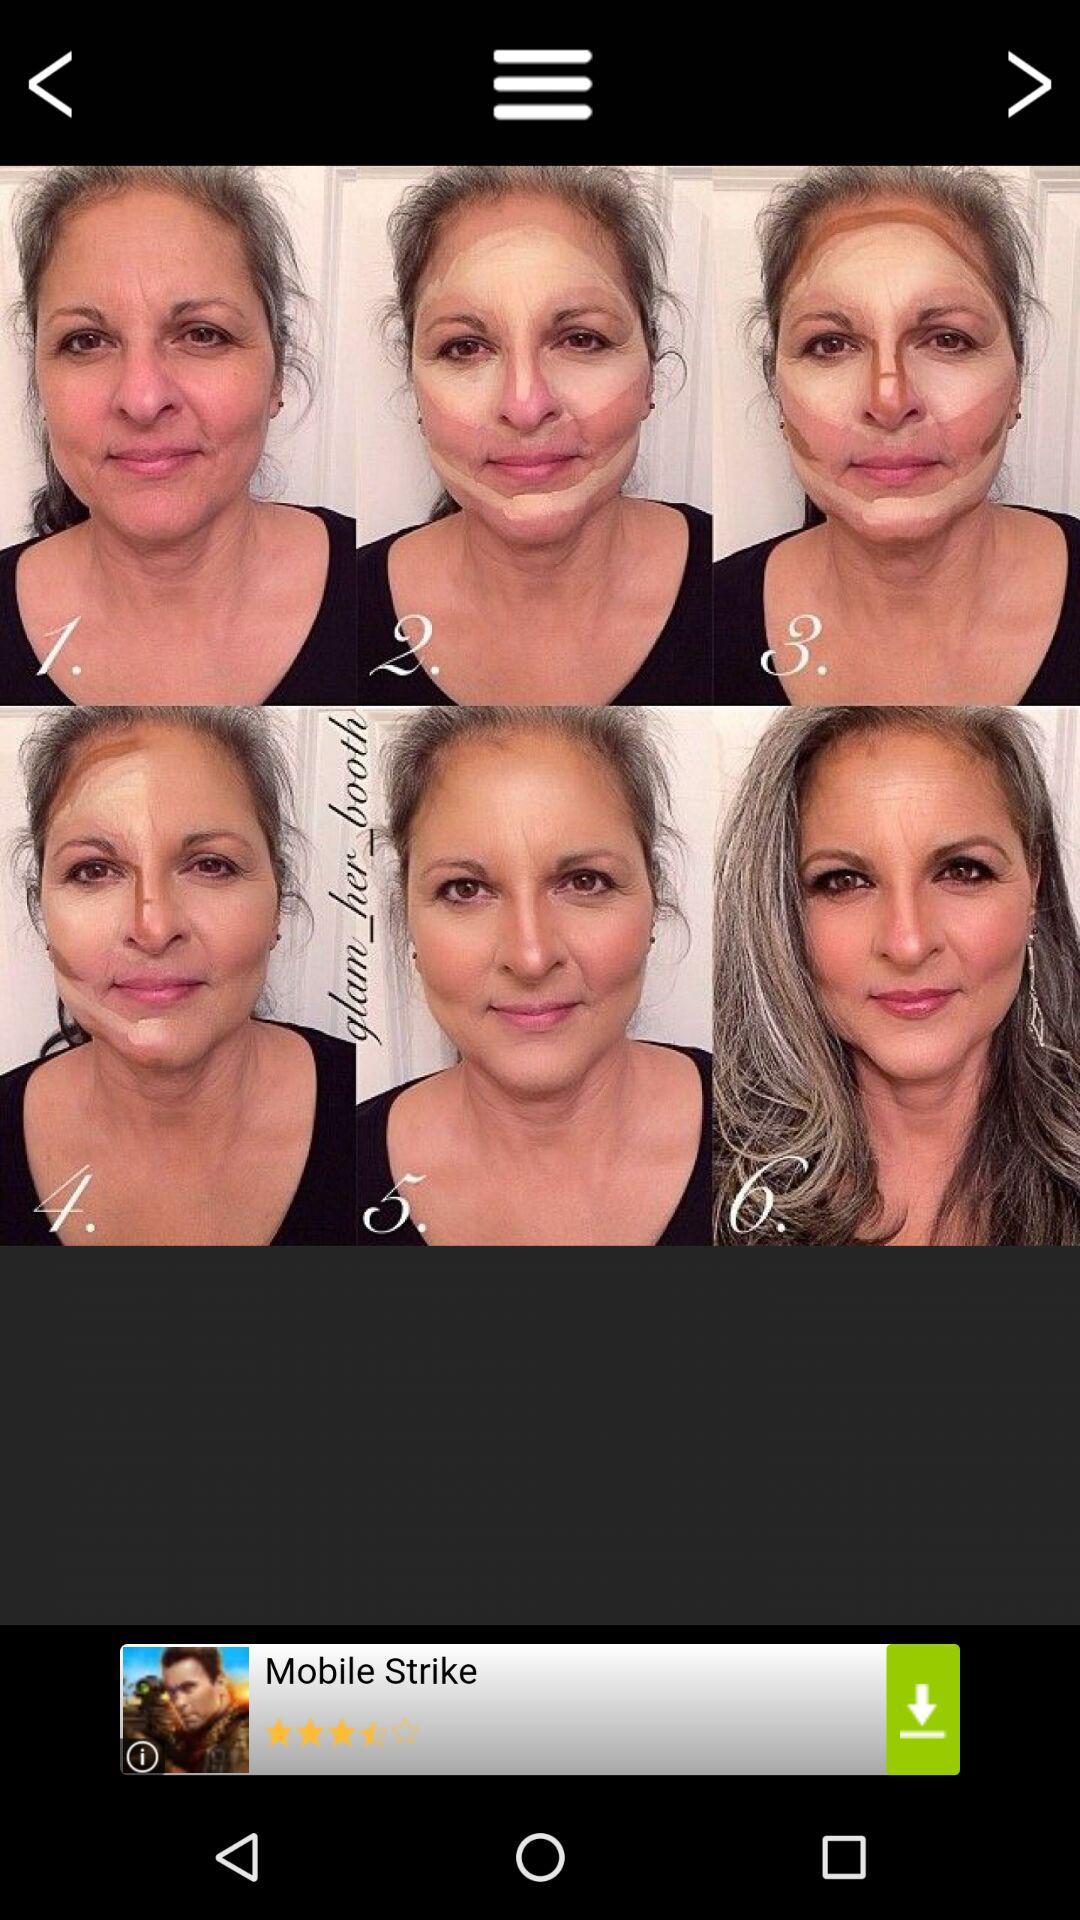 Image resolution: width=1080 pixels, height=1920 pixels. I want to click on menu, so click(540, 81).